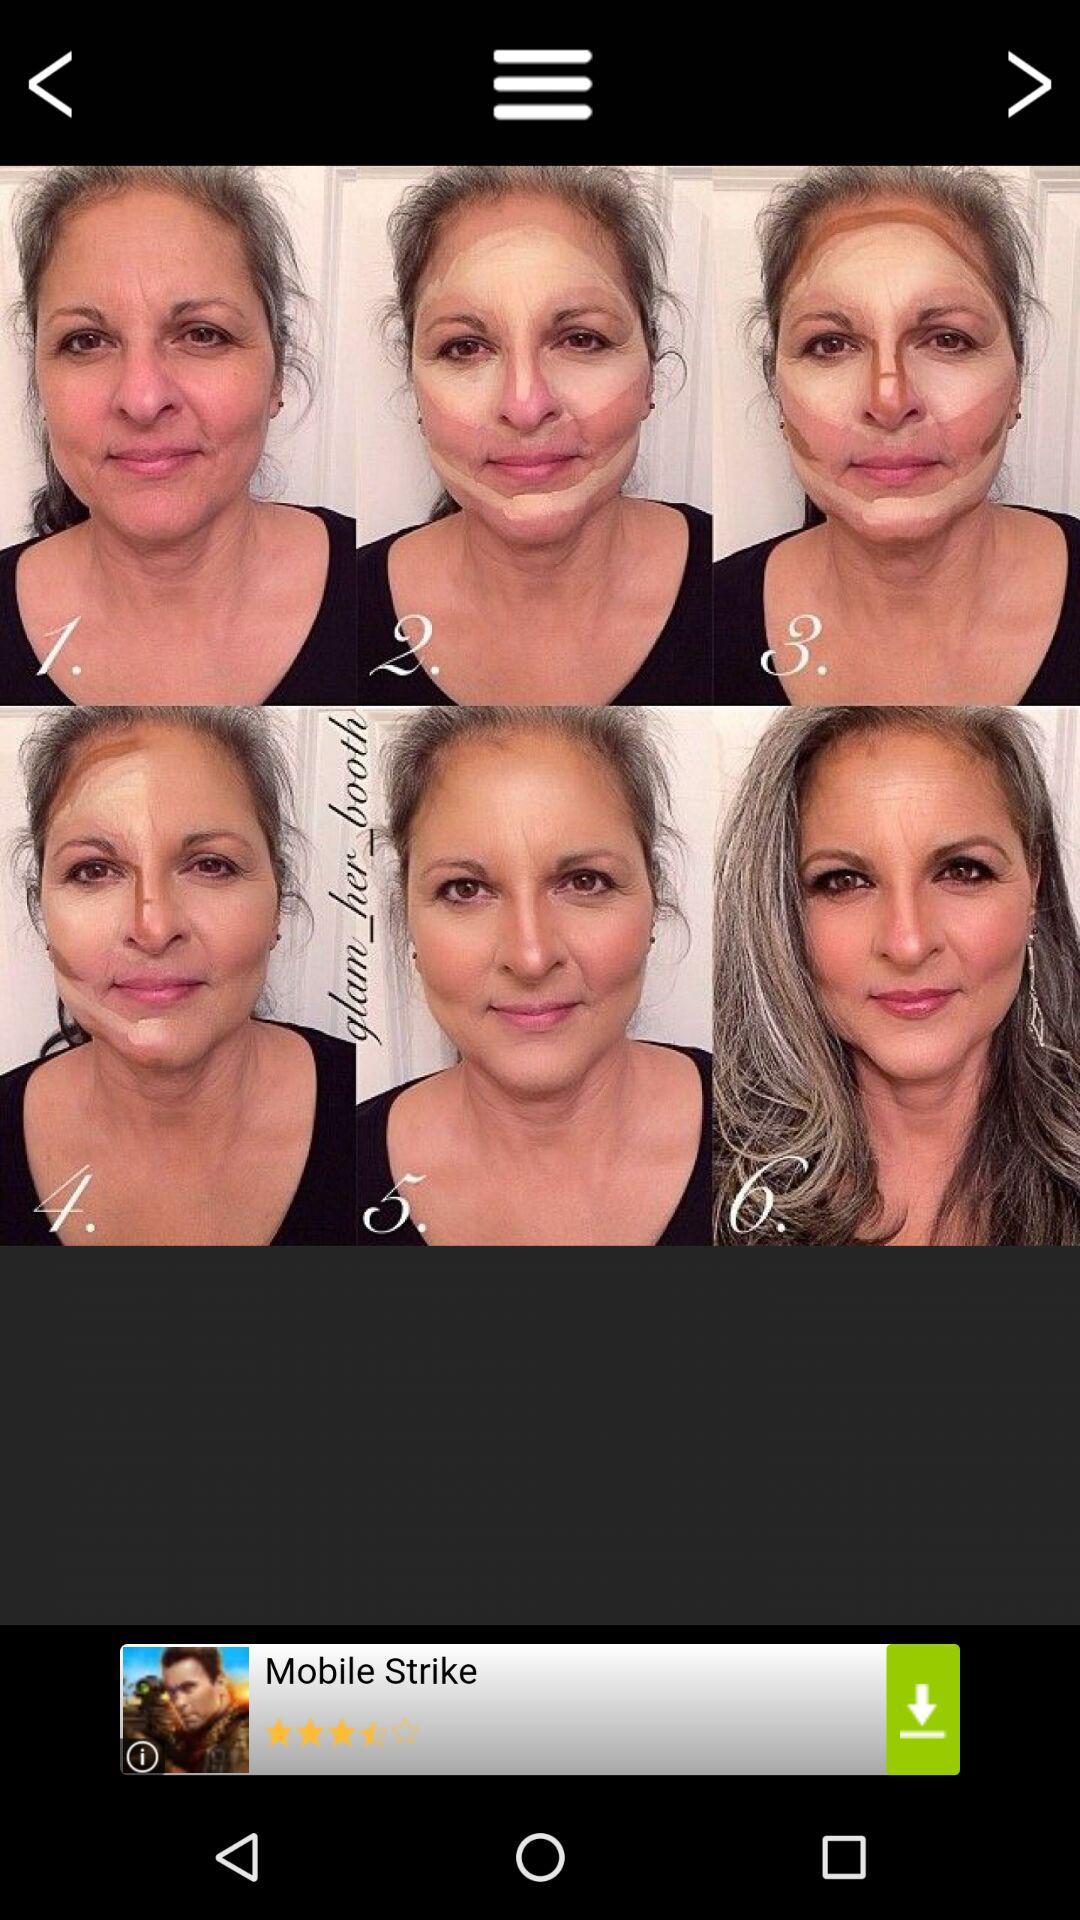 Image resolution: width=1080 pixels, height=1920 pixels. I want to click on menu, so click(540, 81).